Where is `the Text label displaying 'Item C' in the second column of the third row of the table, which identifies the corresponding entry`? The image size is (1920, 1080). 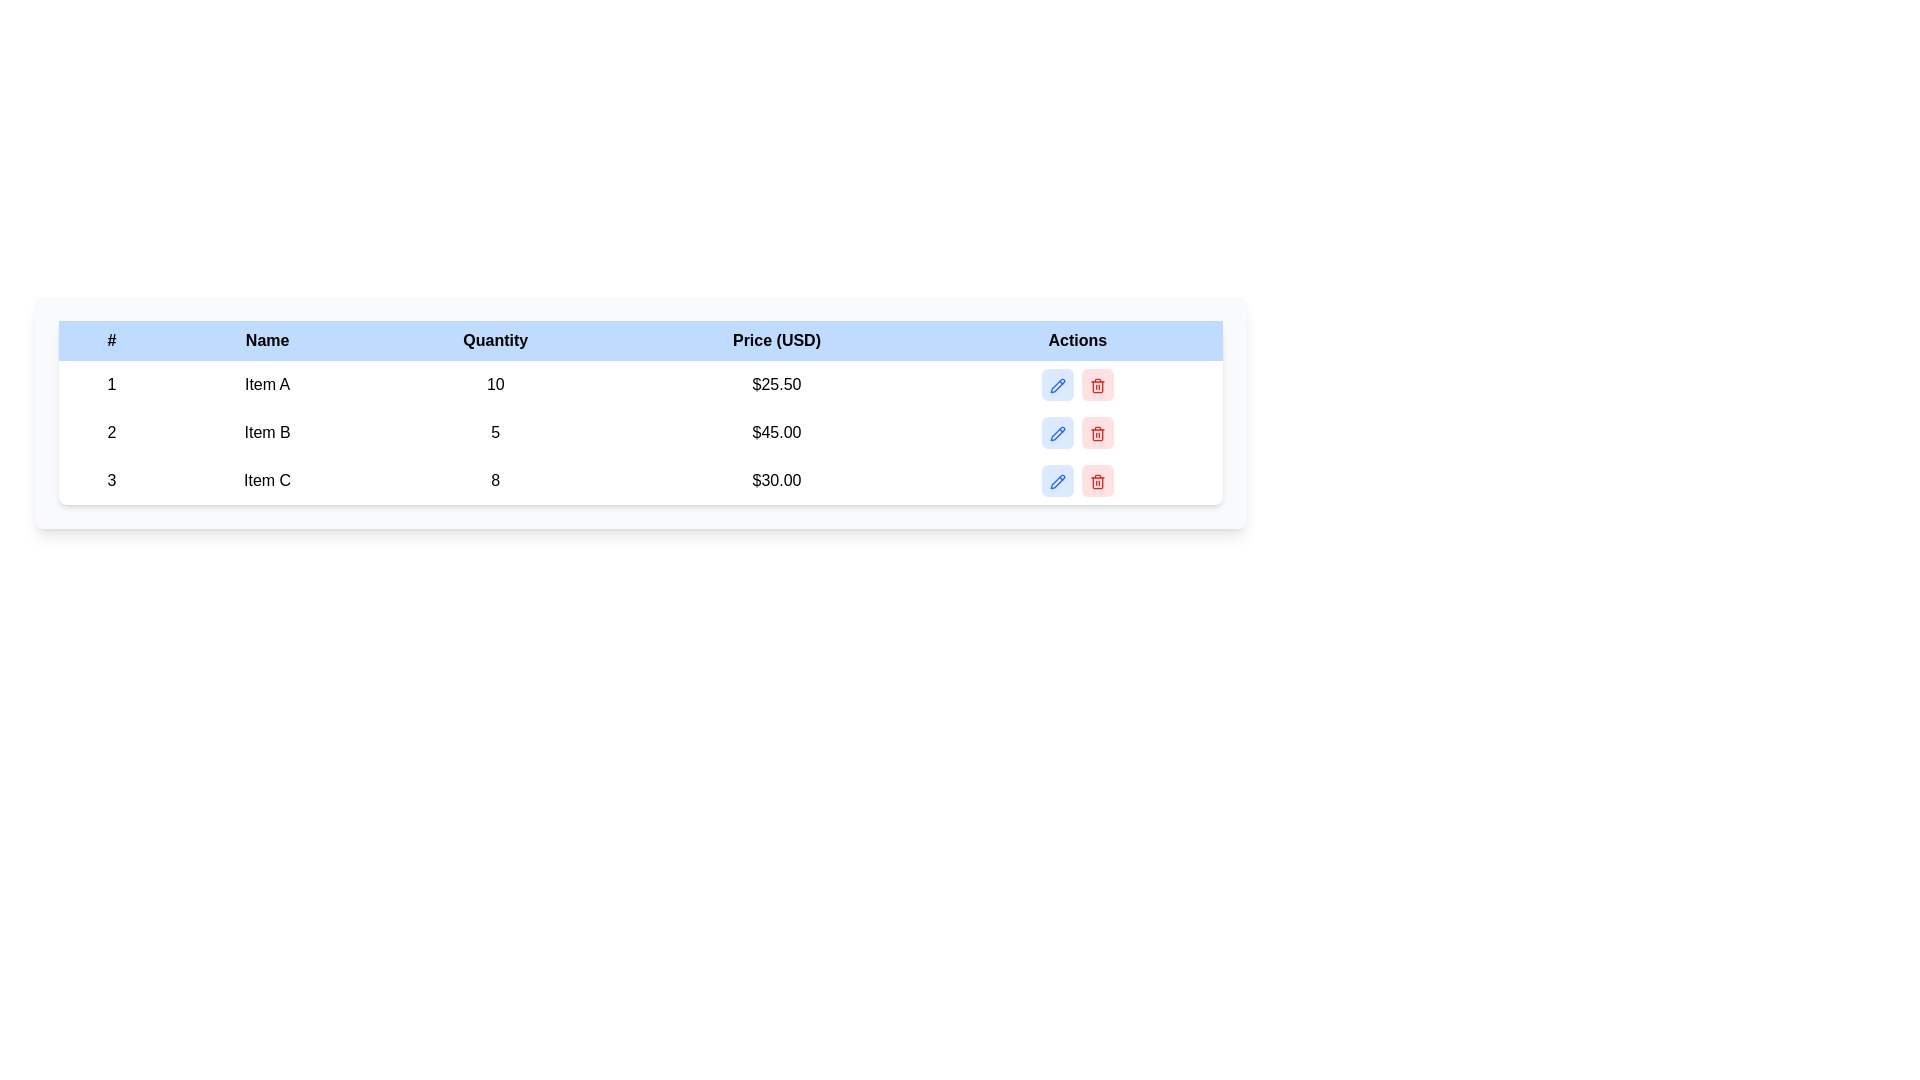 the Text label displaying 'Item C' in the second column of the third row of the table, which identifies the corresponding entry is located at coordinates (266, 481).